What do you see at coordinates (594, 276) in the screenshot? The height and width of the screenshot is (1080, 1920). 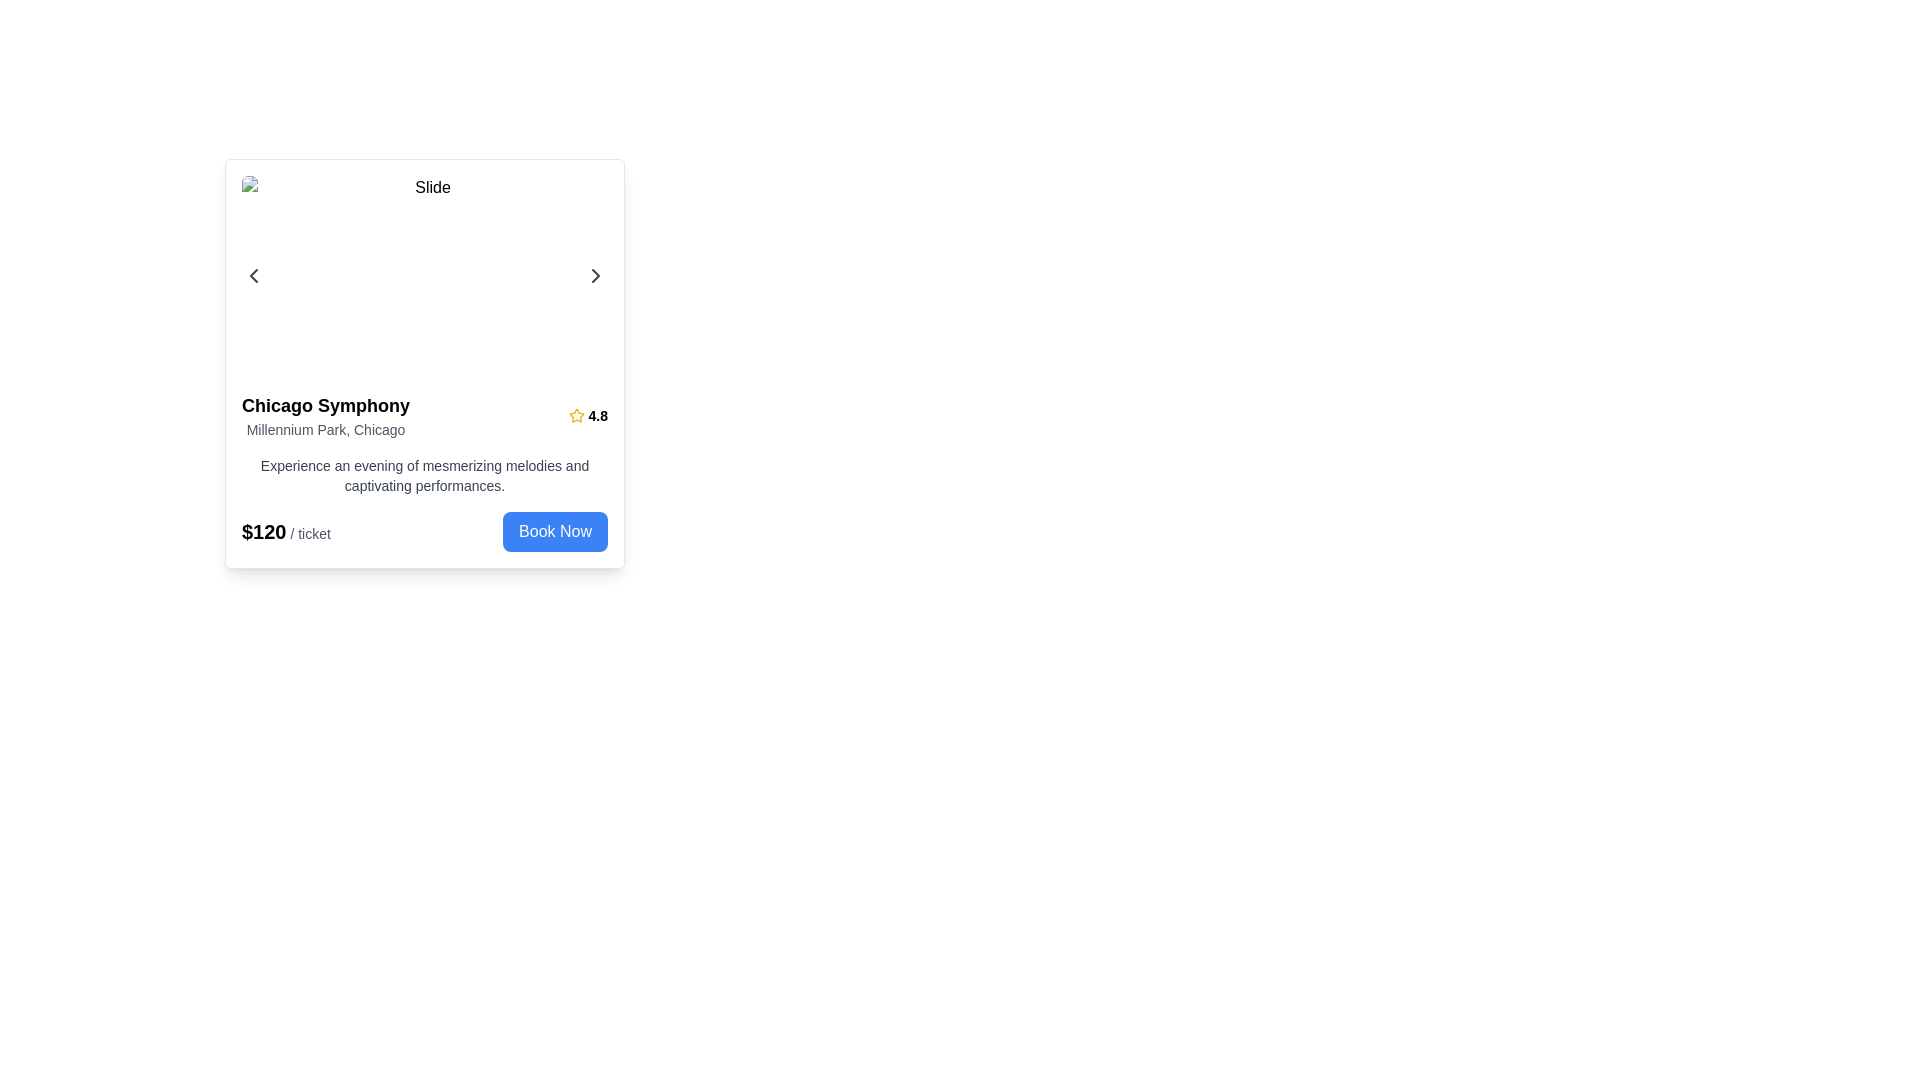 I see `the chevron icon styled as 'lucide-chevron-right' located at the top-right of the 'Chicago Symphony' card` at bounding box center [594, 276].